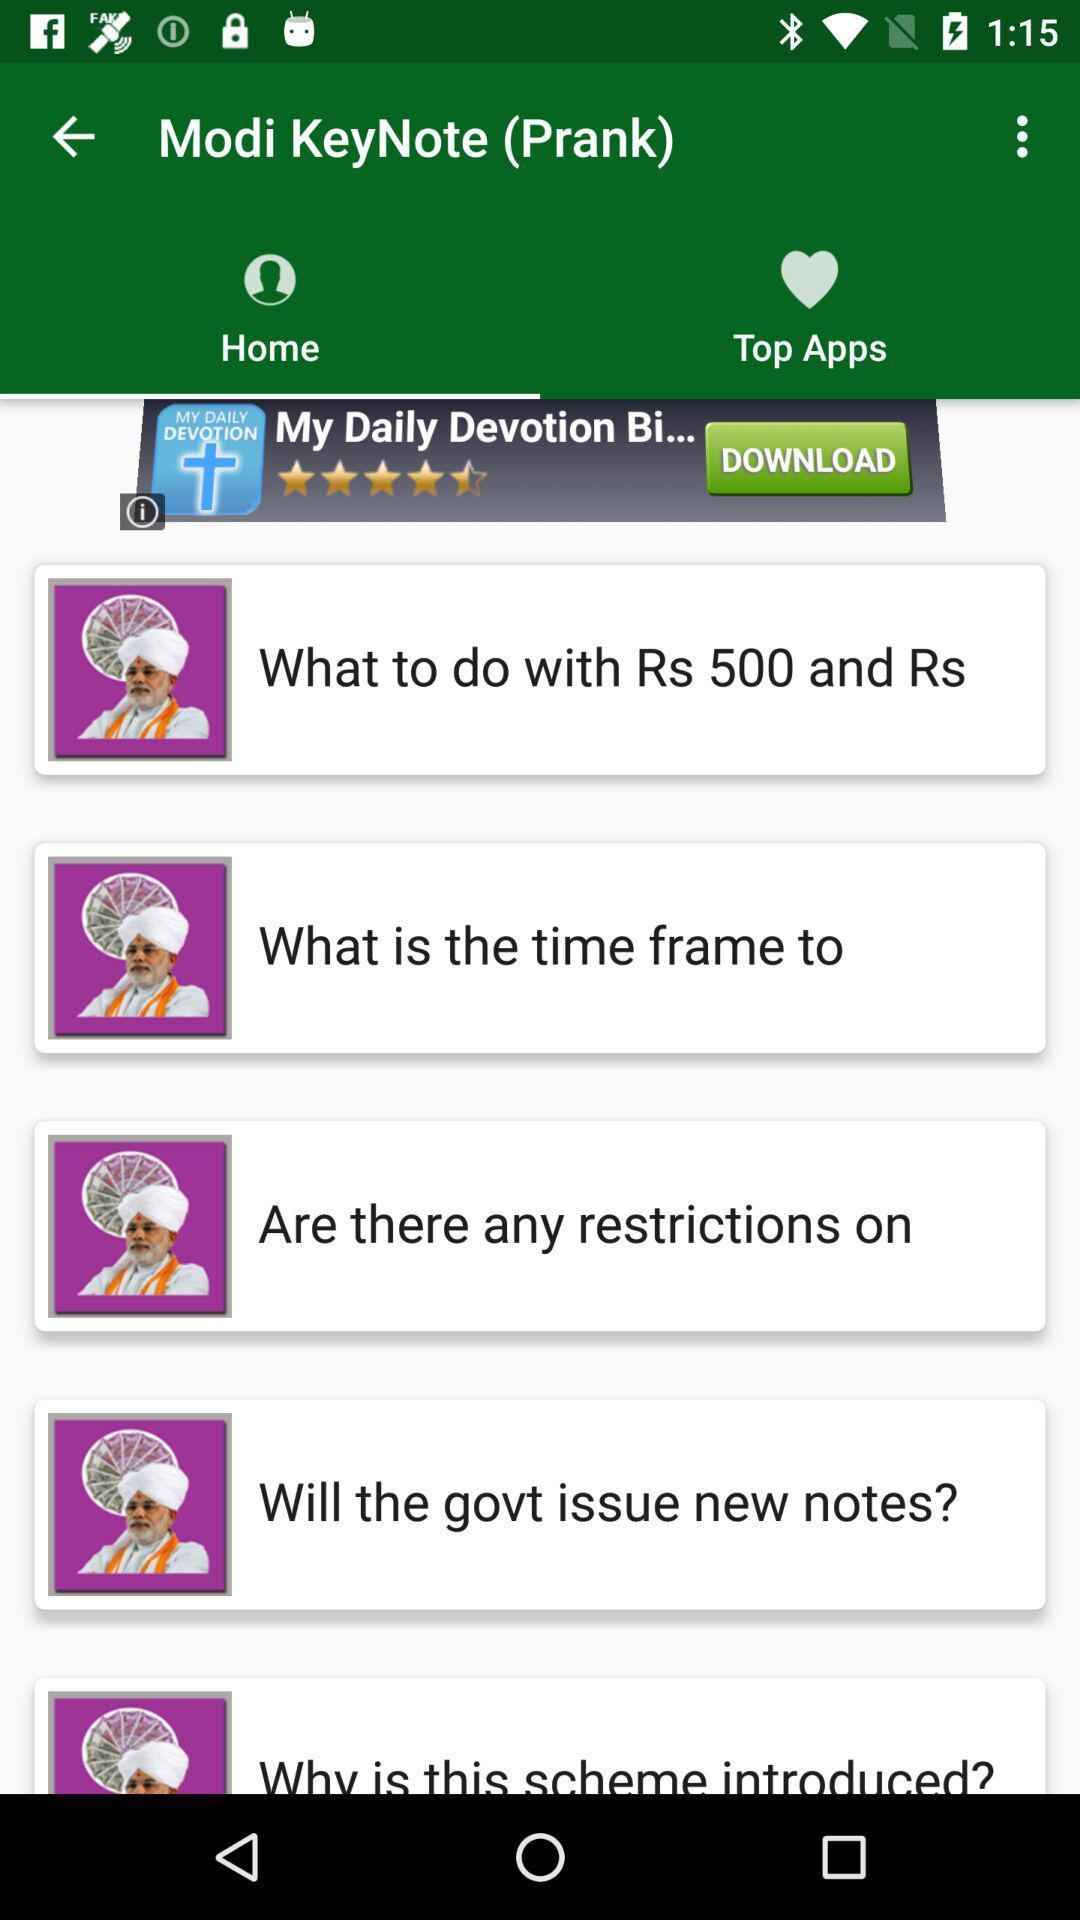  I want to click on the app next to the modi keynote (prank) icon, so click(1027, 135).